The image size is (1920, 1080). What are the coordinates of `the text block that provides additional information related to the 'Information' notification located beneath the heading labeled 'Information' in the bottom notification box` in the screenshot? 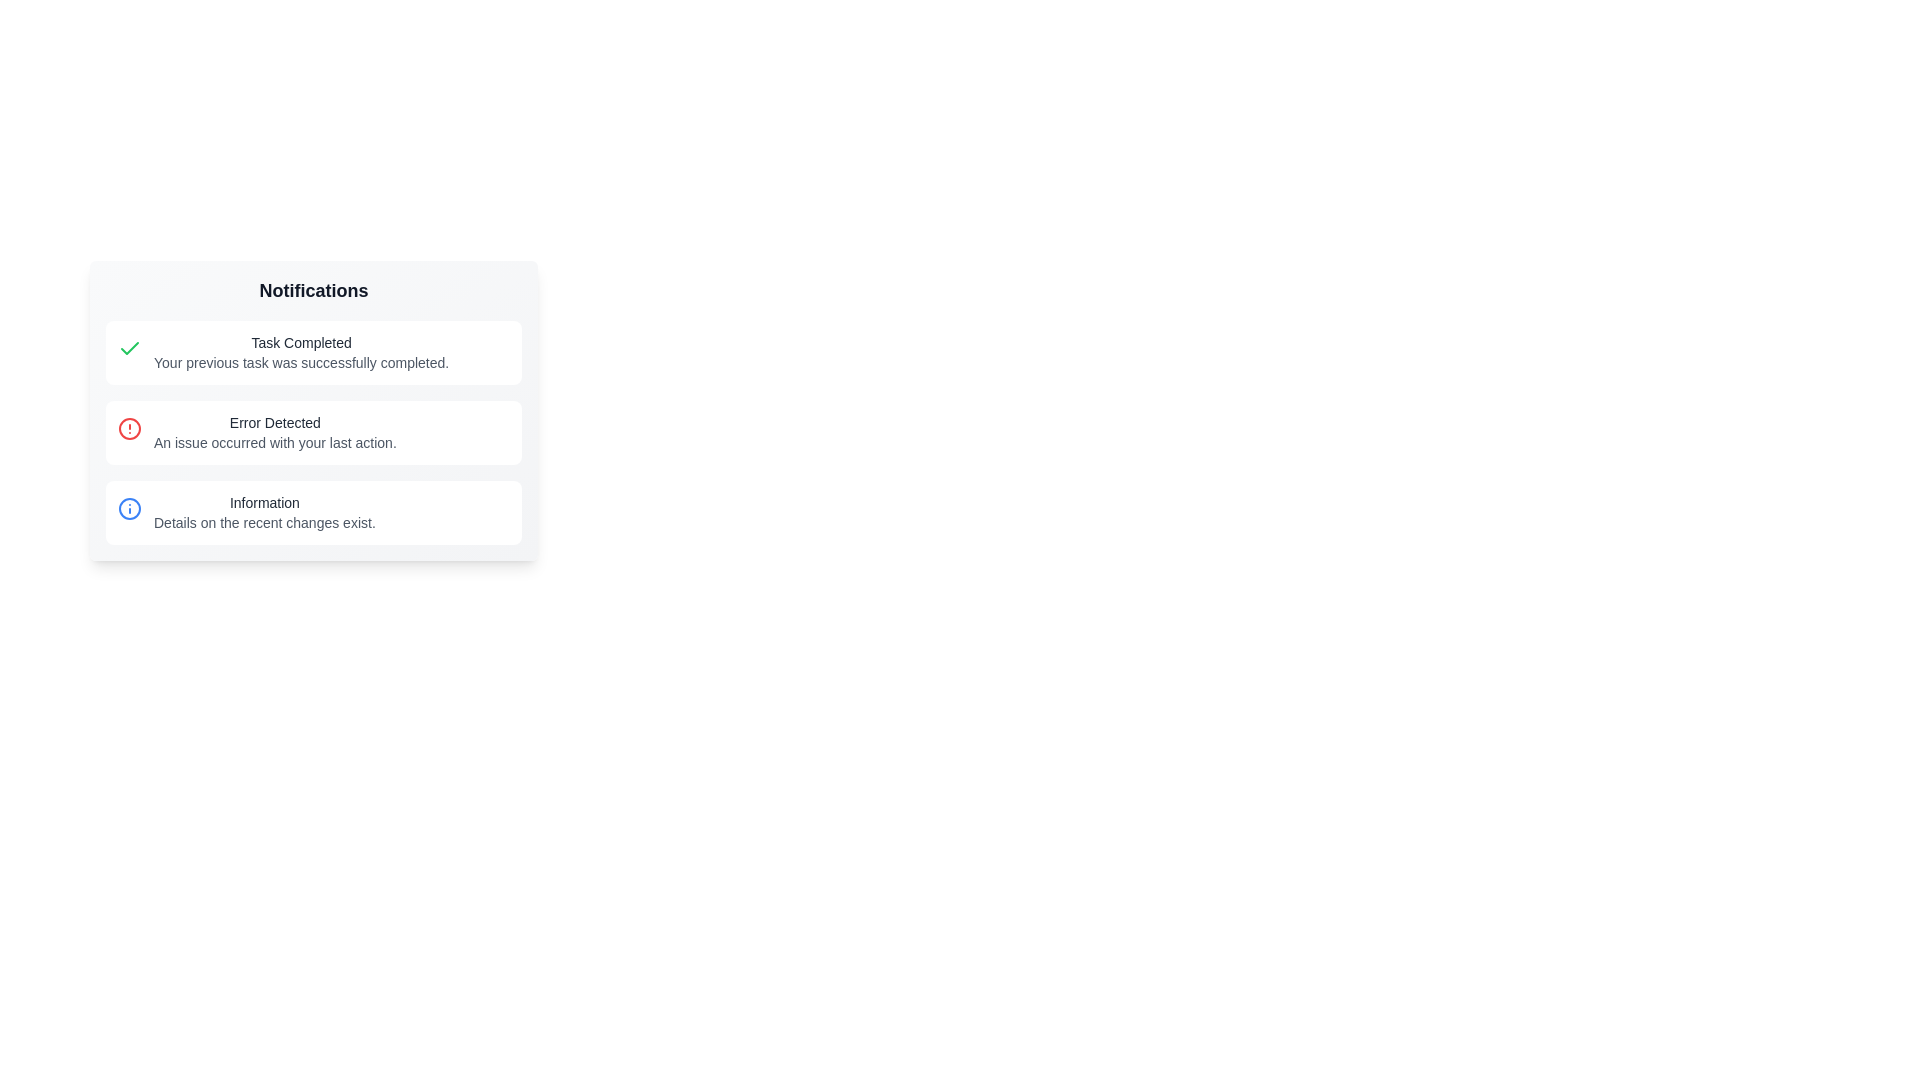 It's located at (263, 522).